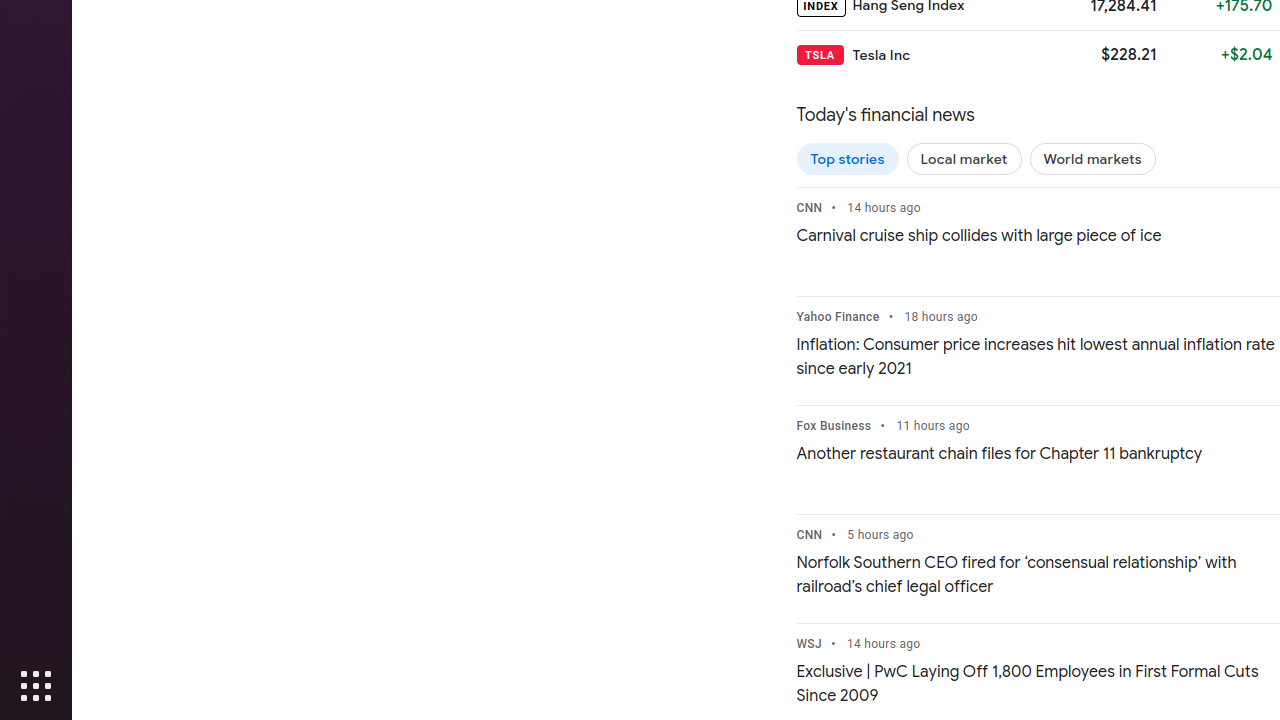 This screenshot has width=1280, height=720. Describe the element at coordinates (847, 157) in the screenshot. I see `'Top stories'` at that location.